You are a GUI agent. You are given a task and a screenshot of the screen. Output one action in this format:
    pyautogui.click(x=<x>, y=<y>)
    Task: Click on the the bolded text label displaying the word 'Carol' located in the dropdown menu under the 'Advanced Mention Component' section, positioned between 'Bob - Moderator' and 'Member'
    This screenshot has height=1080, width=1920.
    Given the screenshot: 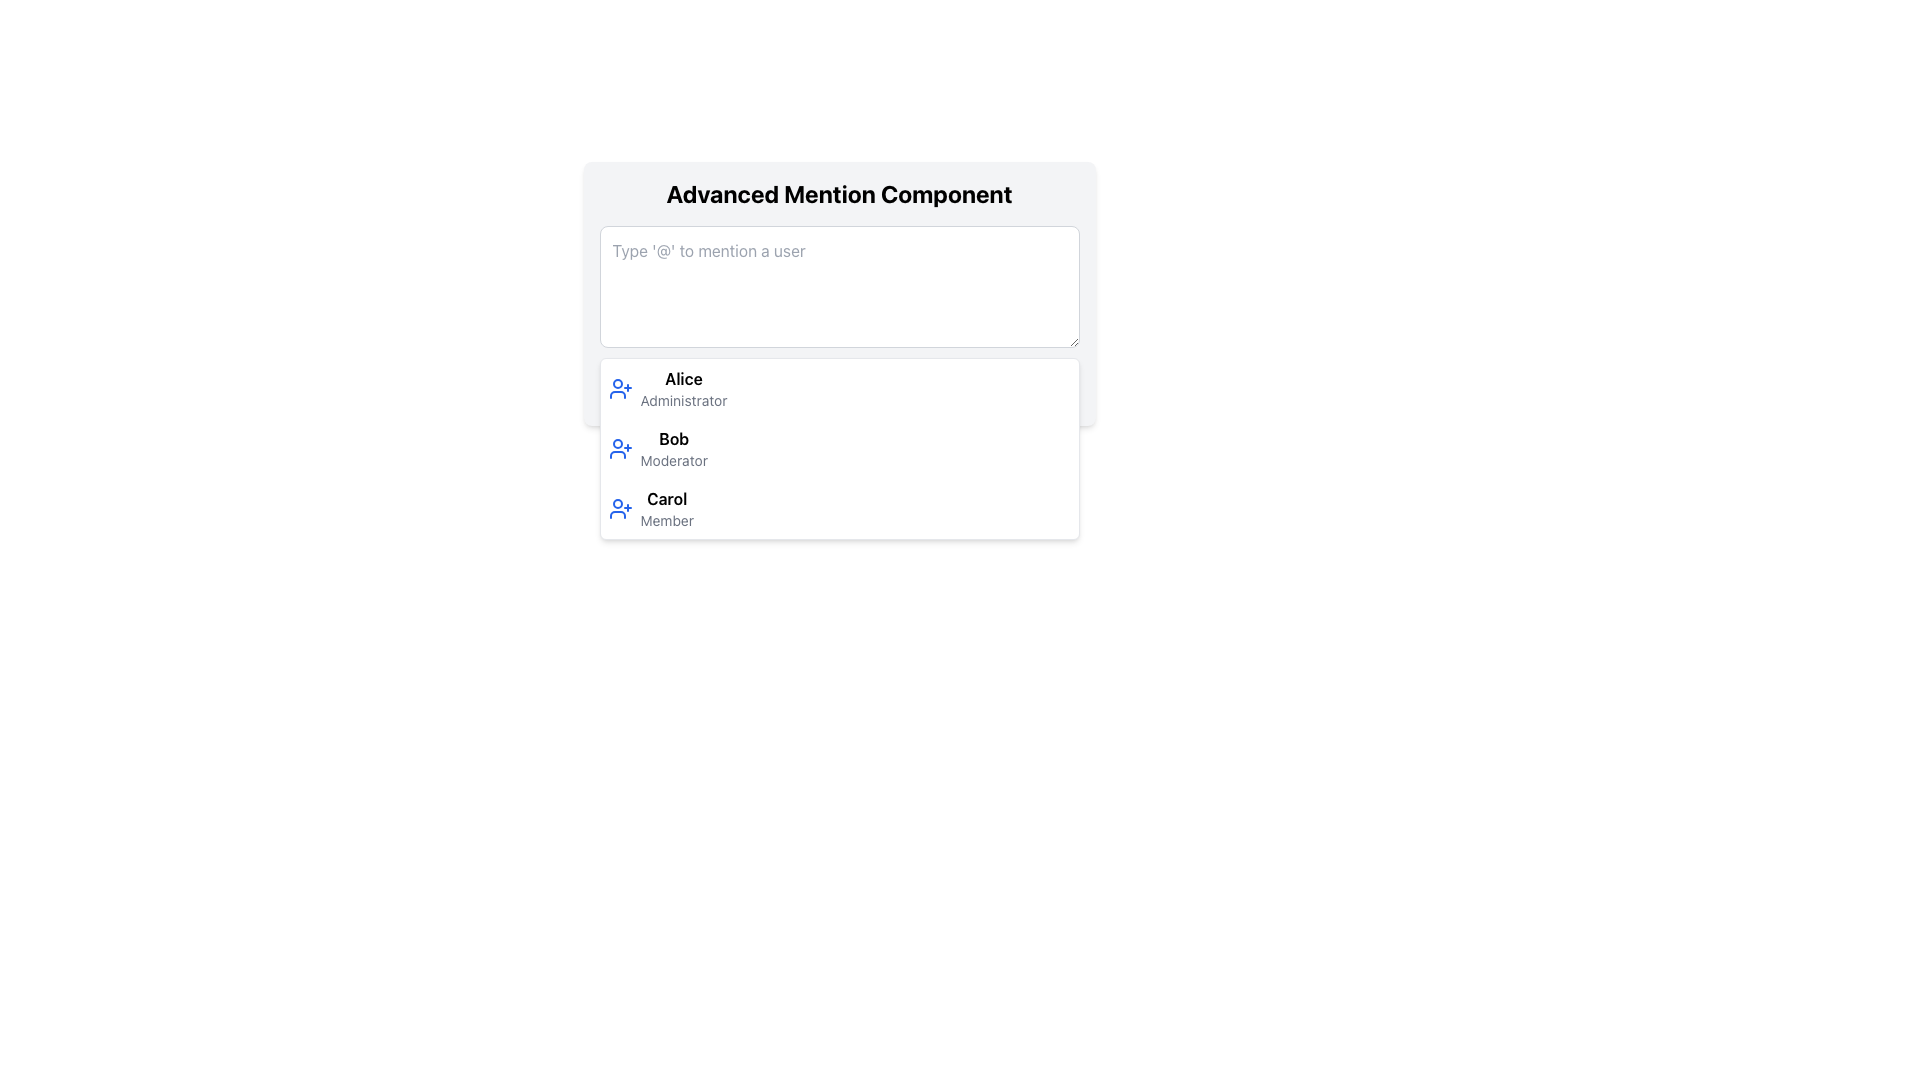 What is the action you would take?
    pyautogui.click(x=667, y=497)
    